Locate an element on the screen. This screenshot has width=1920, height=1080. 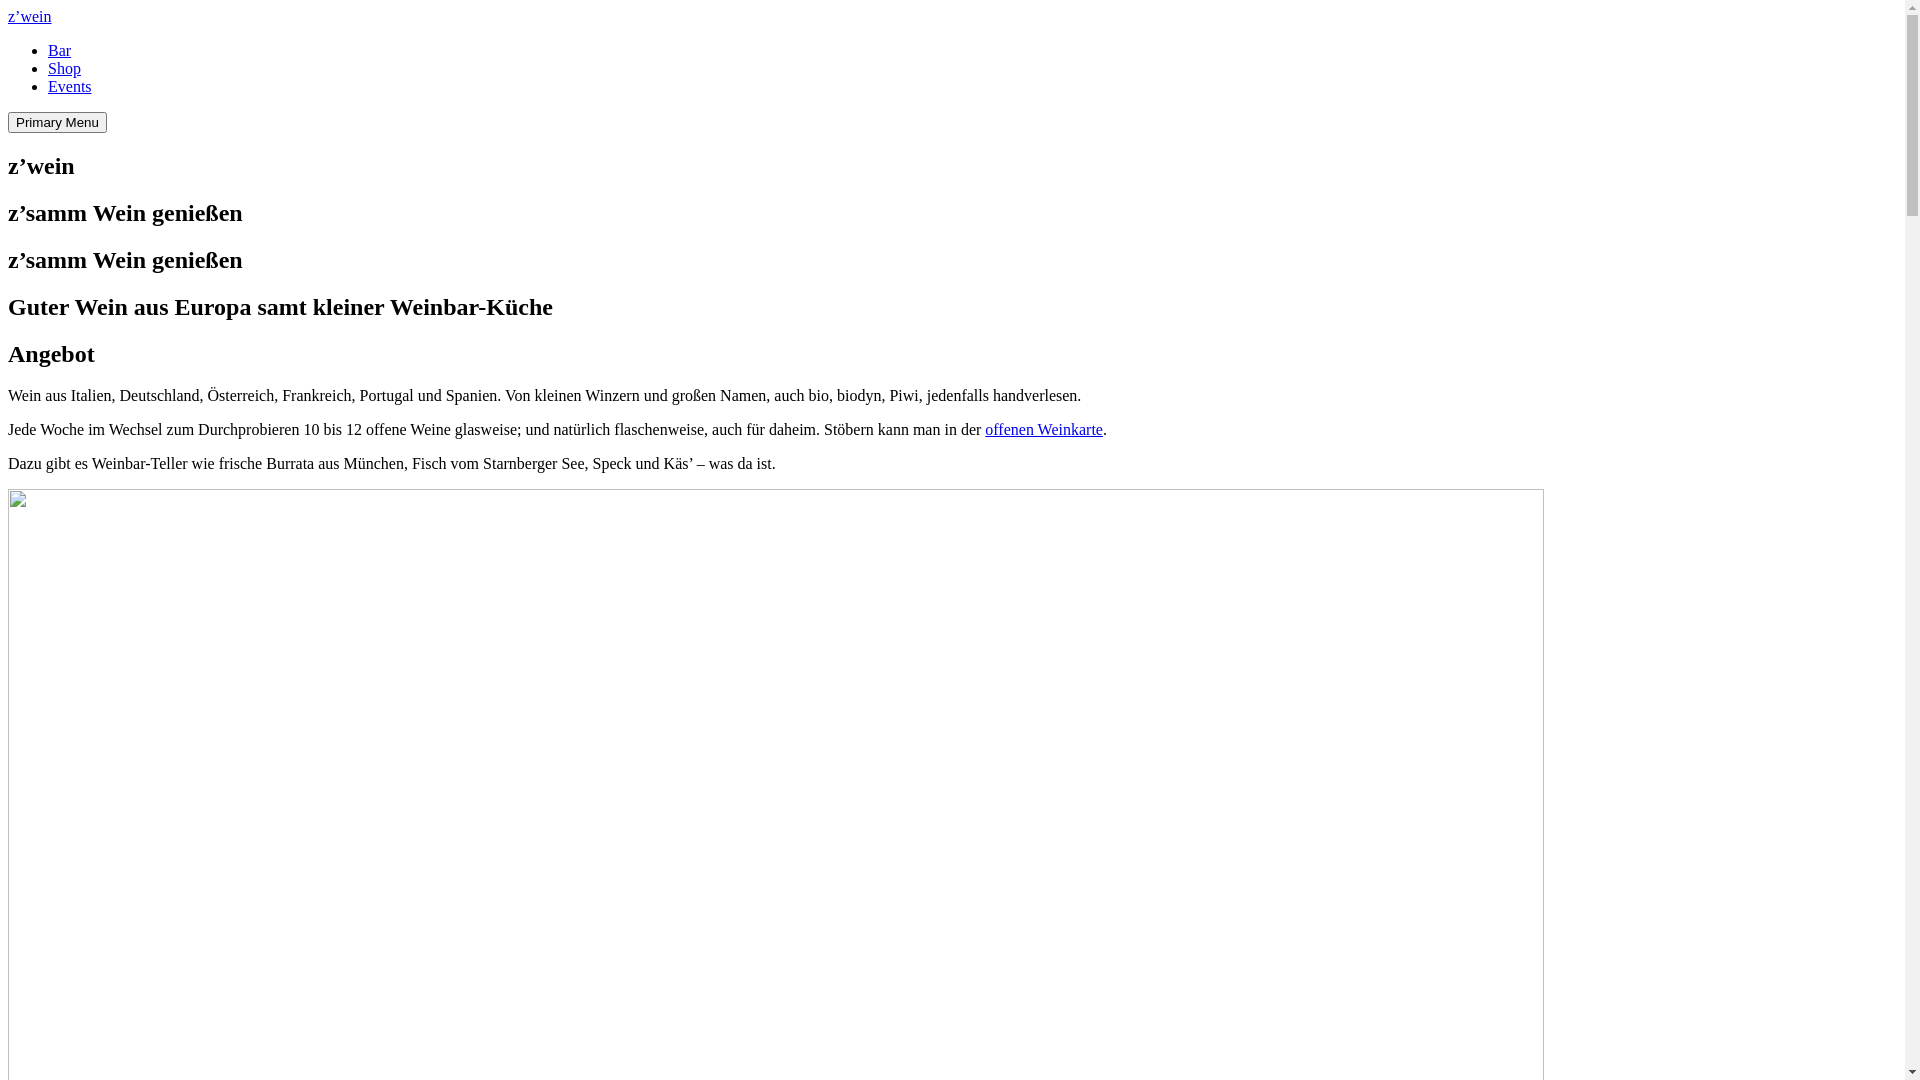
'Shop' is located at coordinates (64, 67).